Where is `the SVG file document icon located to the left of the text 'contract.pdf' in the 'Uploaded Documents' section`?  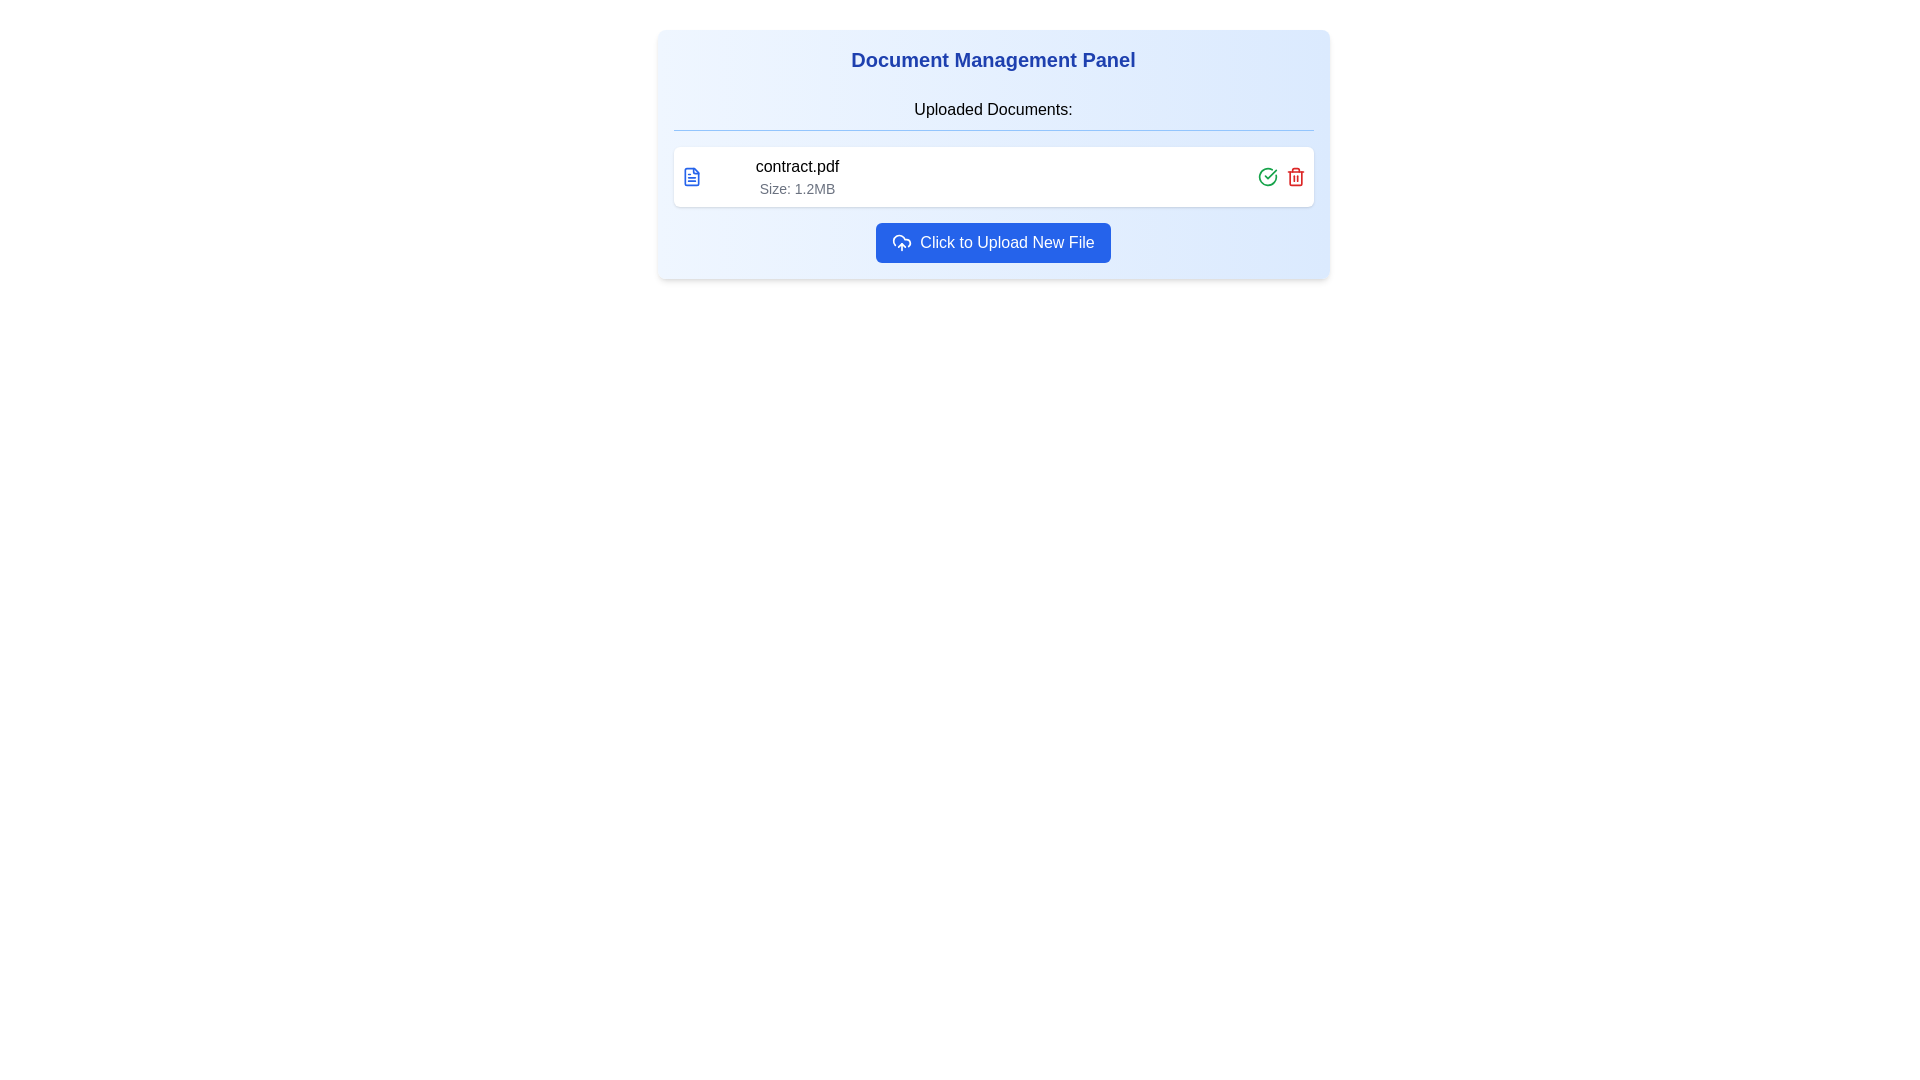 the SVG file document icon located to the left of the text 'contract.pdf' in the 'Uploaded Documents' section is located at coordinates (691, 176).